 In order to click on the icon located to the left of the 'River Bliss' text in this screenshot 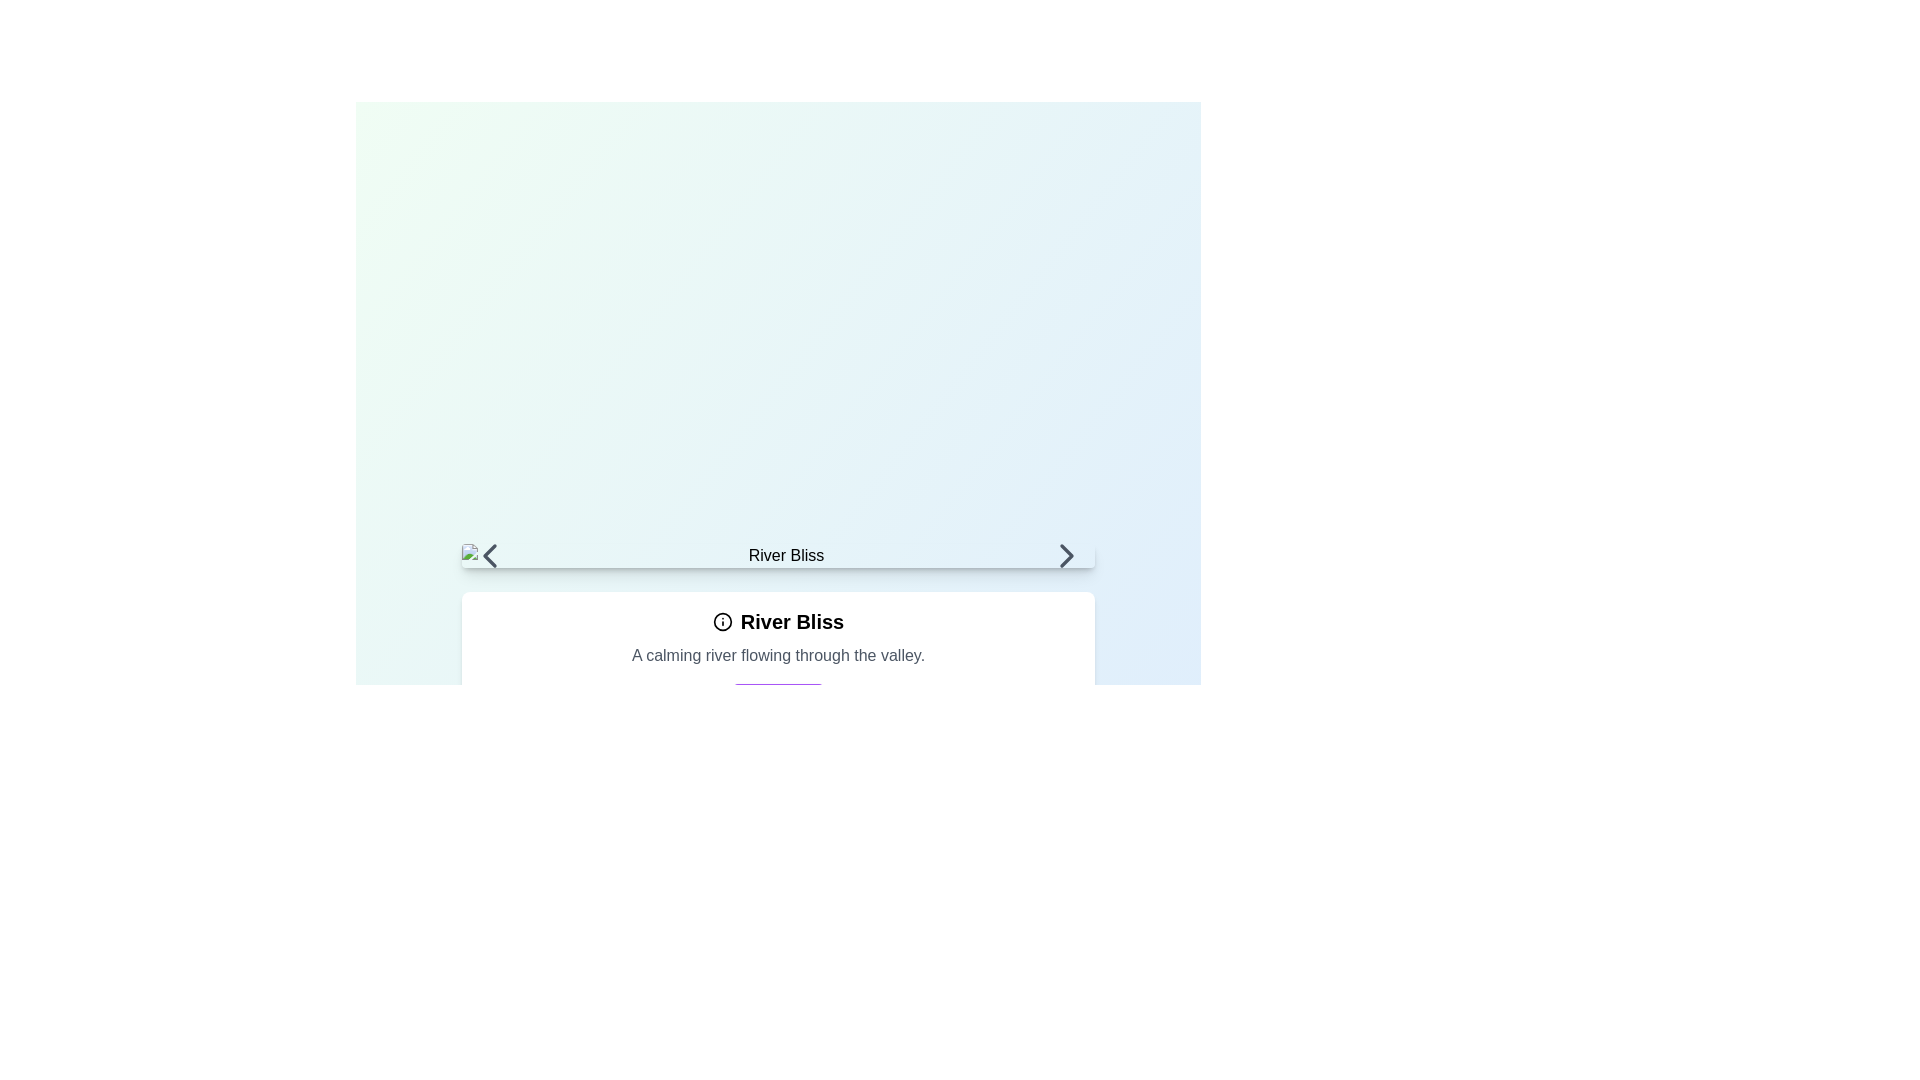, I will do `click(721, 620)`.